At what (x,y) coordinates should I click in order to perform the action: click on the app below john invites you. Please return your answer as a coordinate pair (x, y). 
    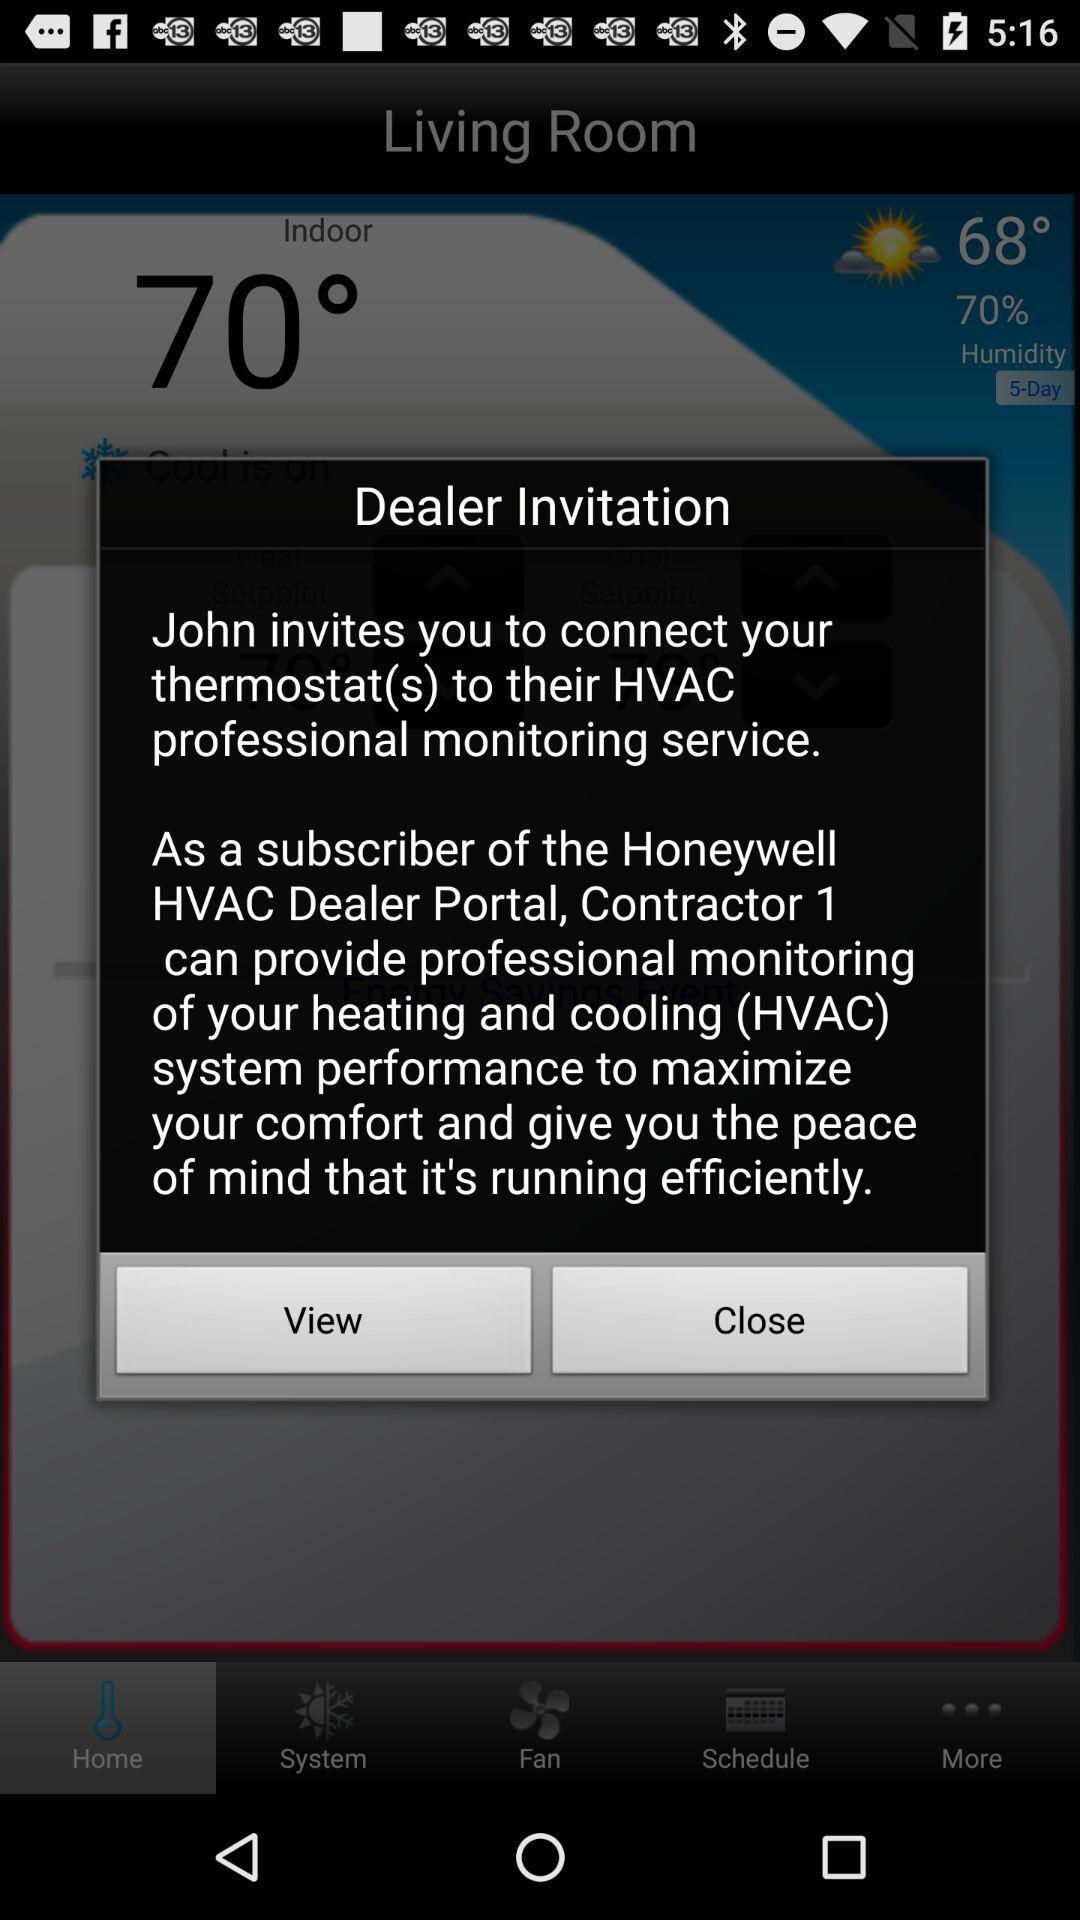
    Looking at the image, I should click on (760, 1325).